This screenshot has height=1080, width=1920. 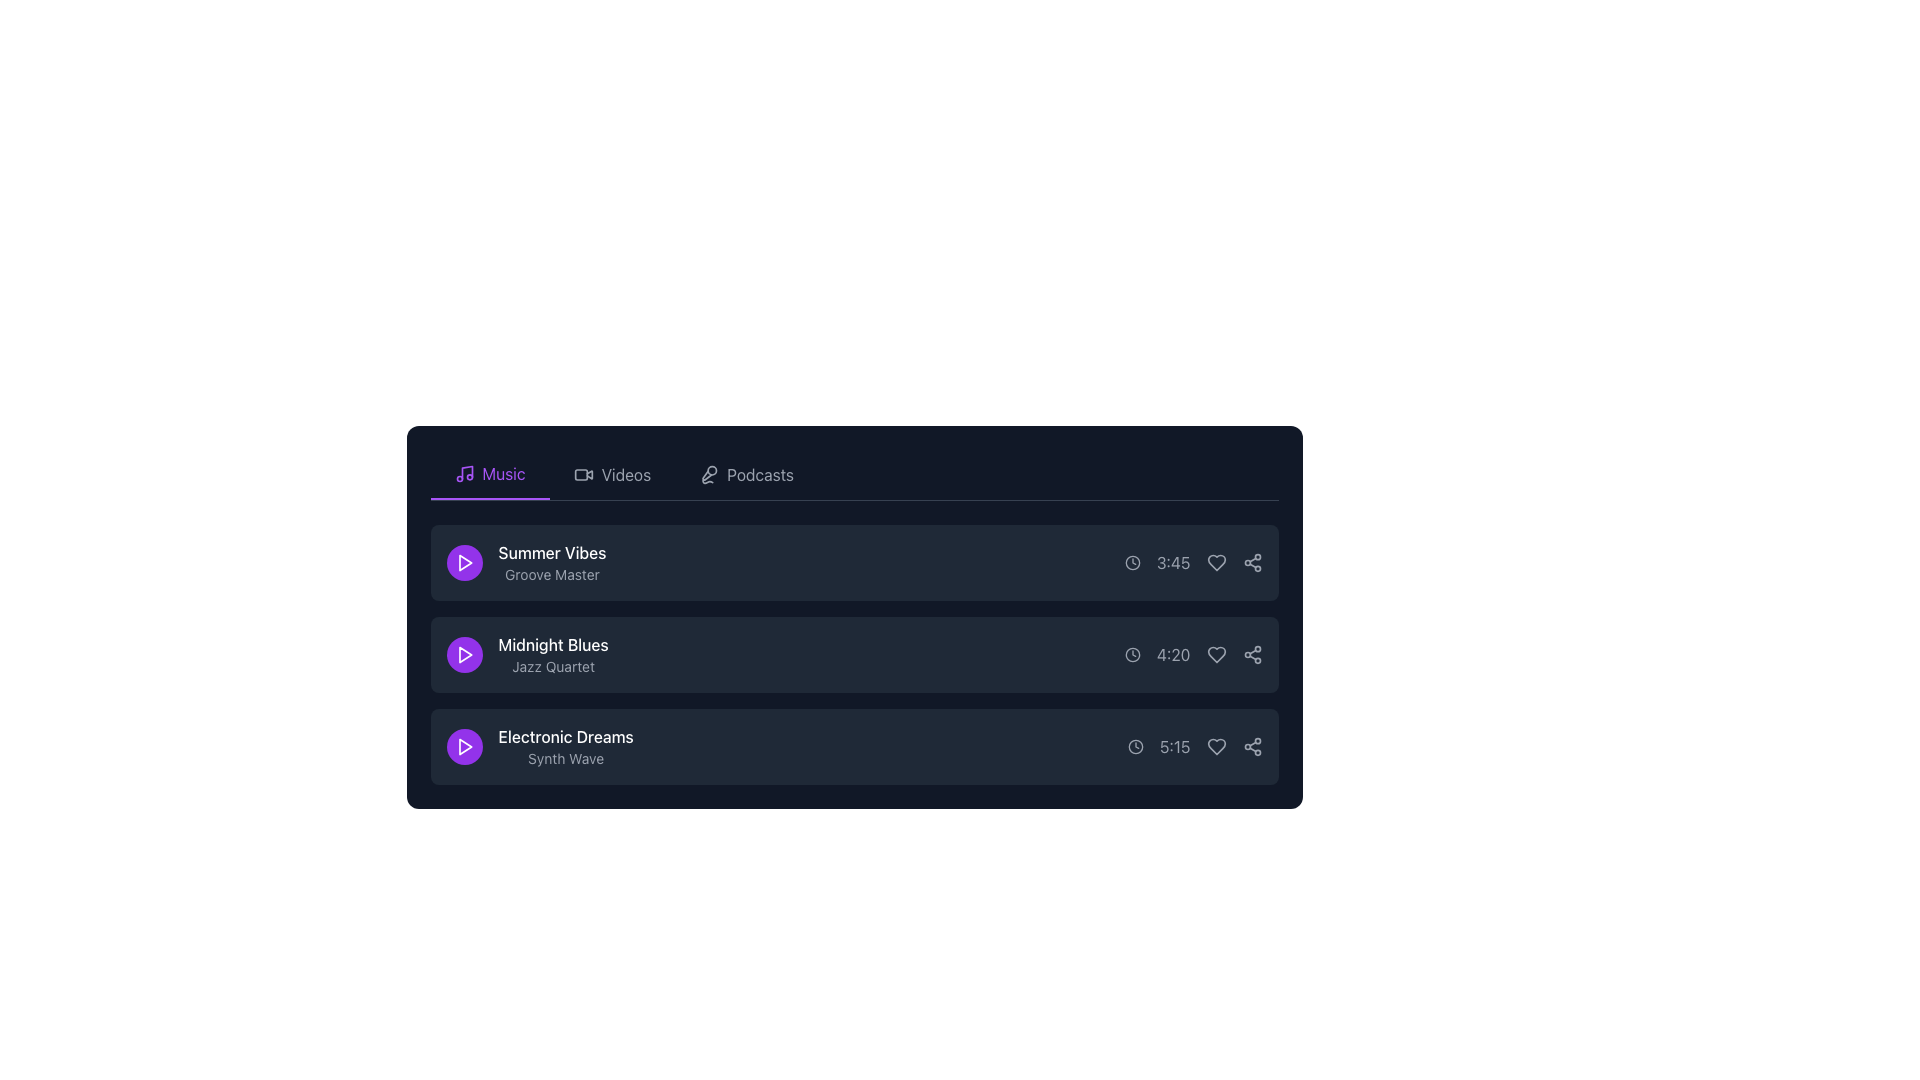 What do you see at coordinates (1215, 563) in the screenshot?
I see `the heart-shaped icon button` at bounding box center [1215, 563].